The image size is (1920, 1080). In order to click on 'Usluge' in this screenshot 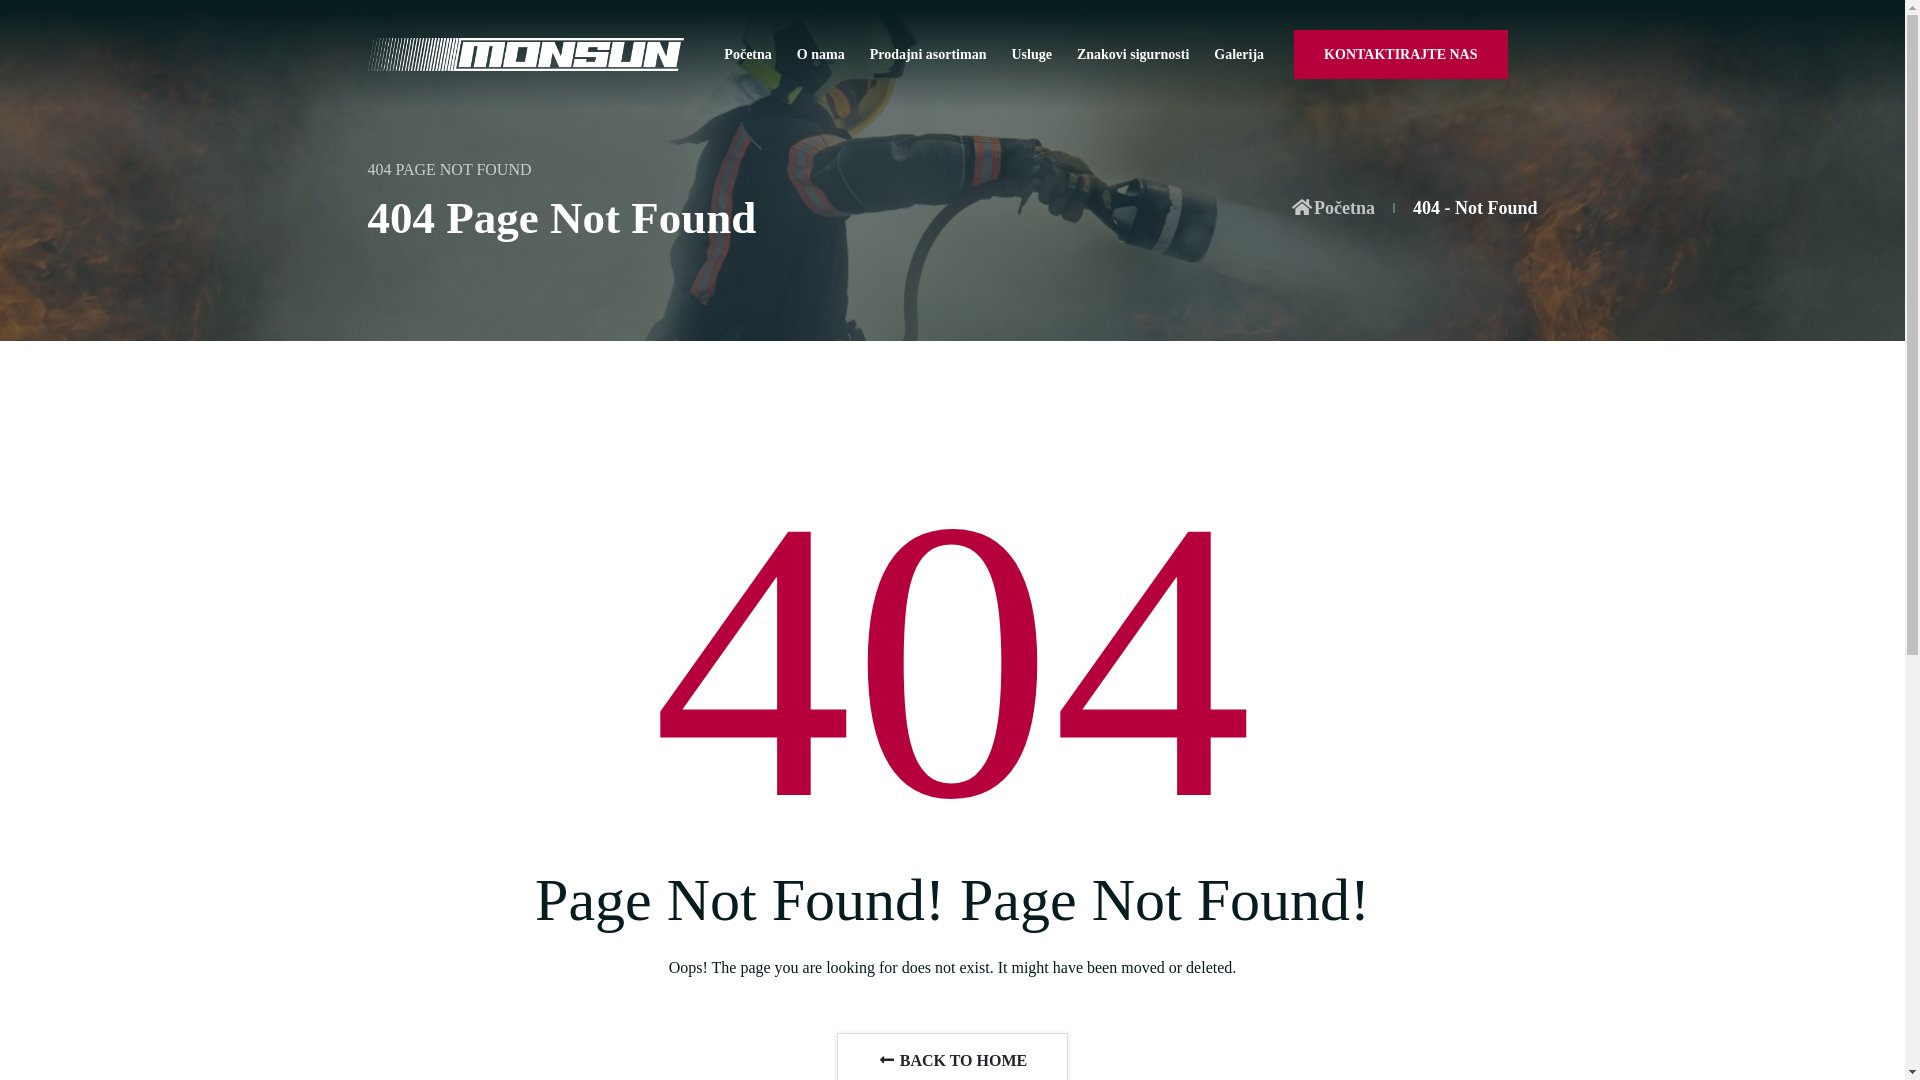, I will do `click(1031, 53)`.